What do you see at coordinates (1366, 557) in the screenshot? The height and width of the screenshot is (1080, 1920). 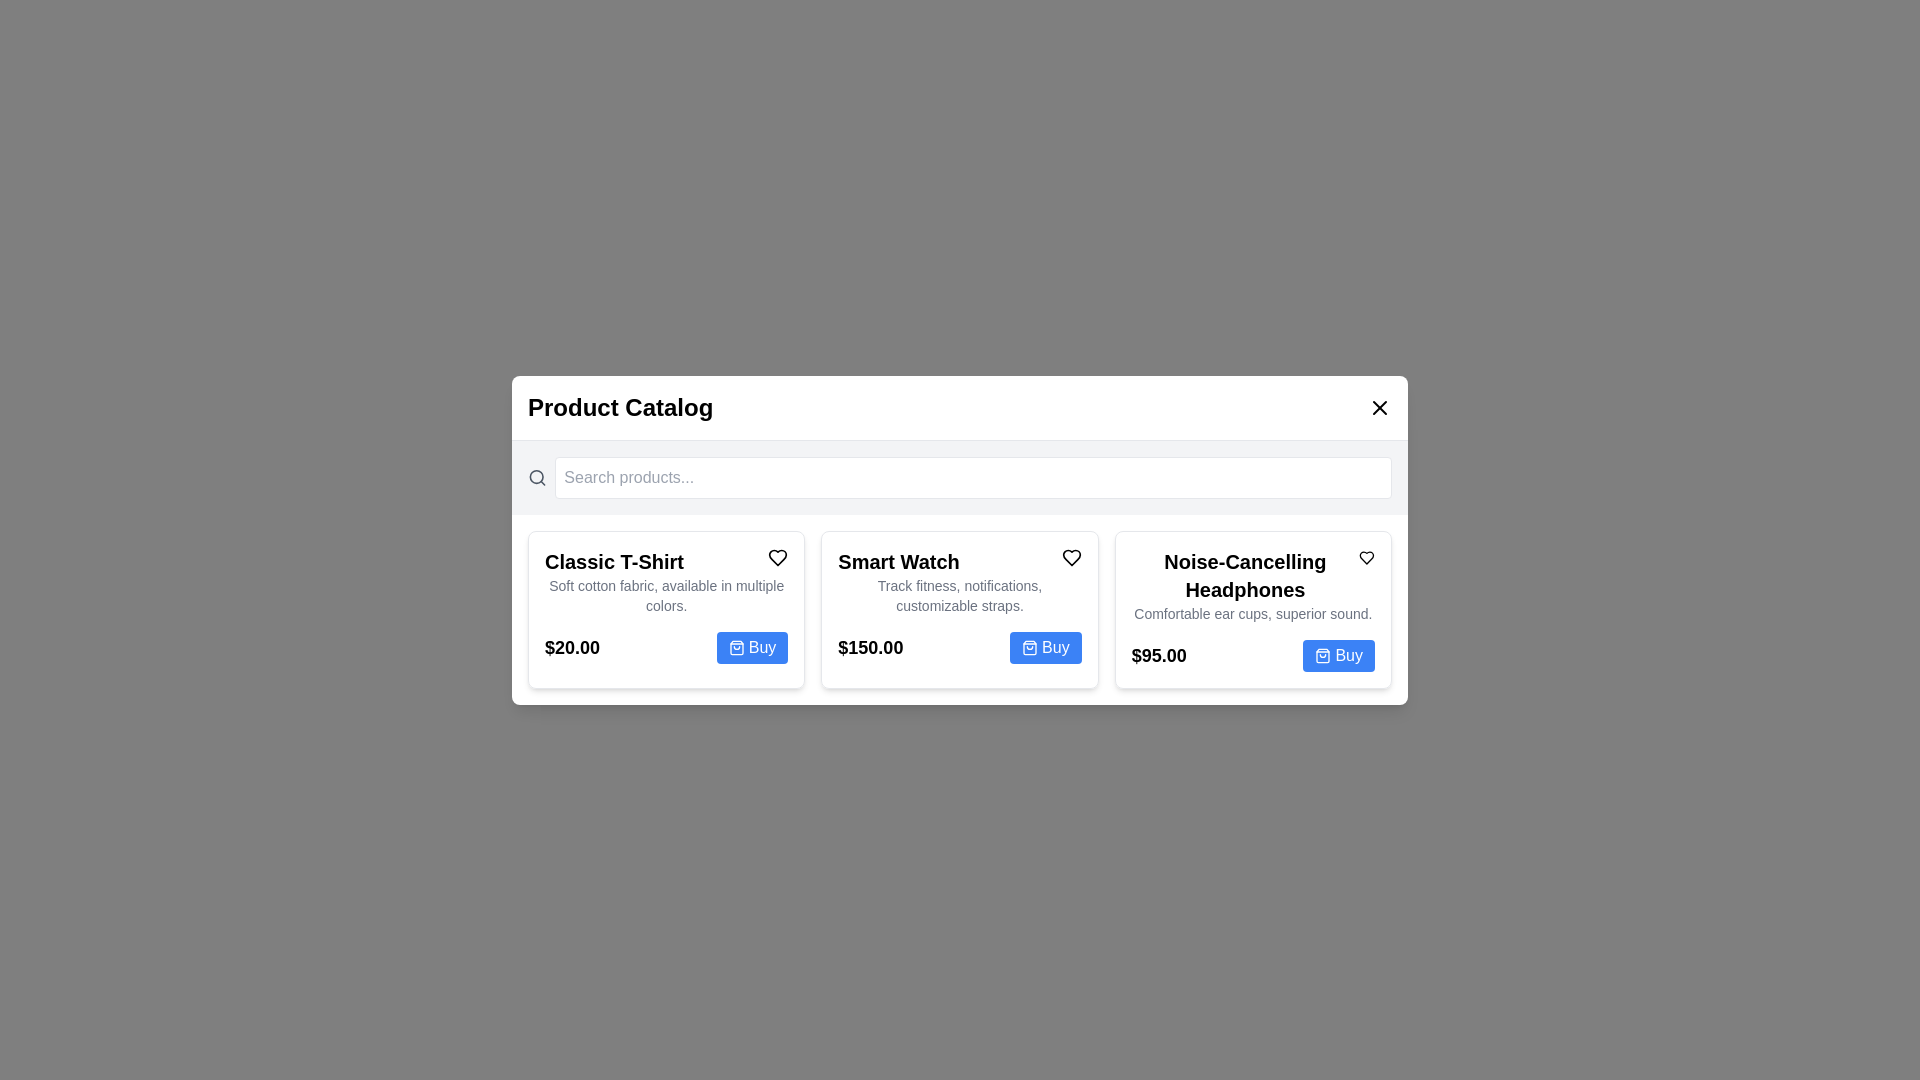 I see `the heart icon next to the product named Noise-Cancelling Headphones to add it to favorites` at bounding box center [1366, 557].